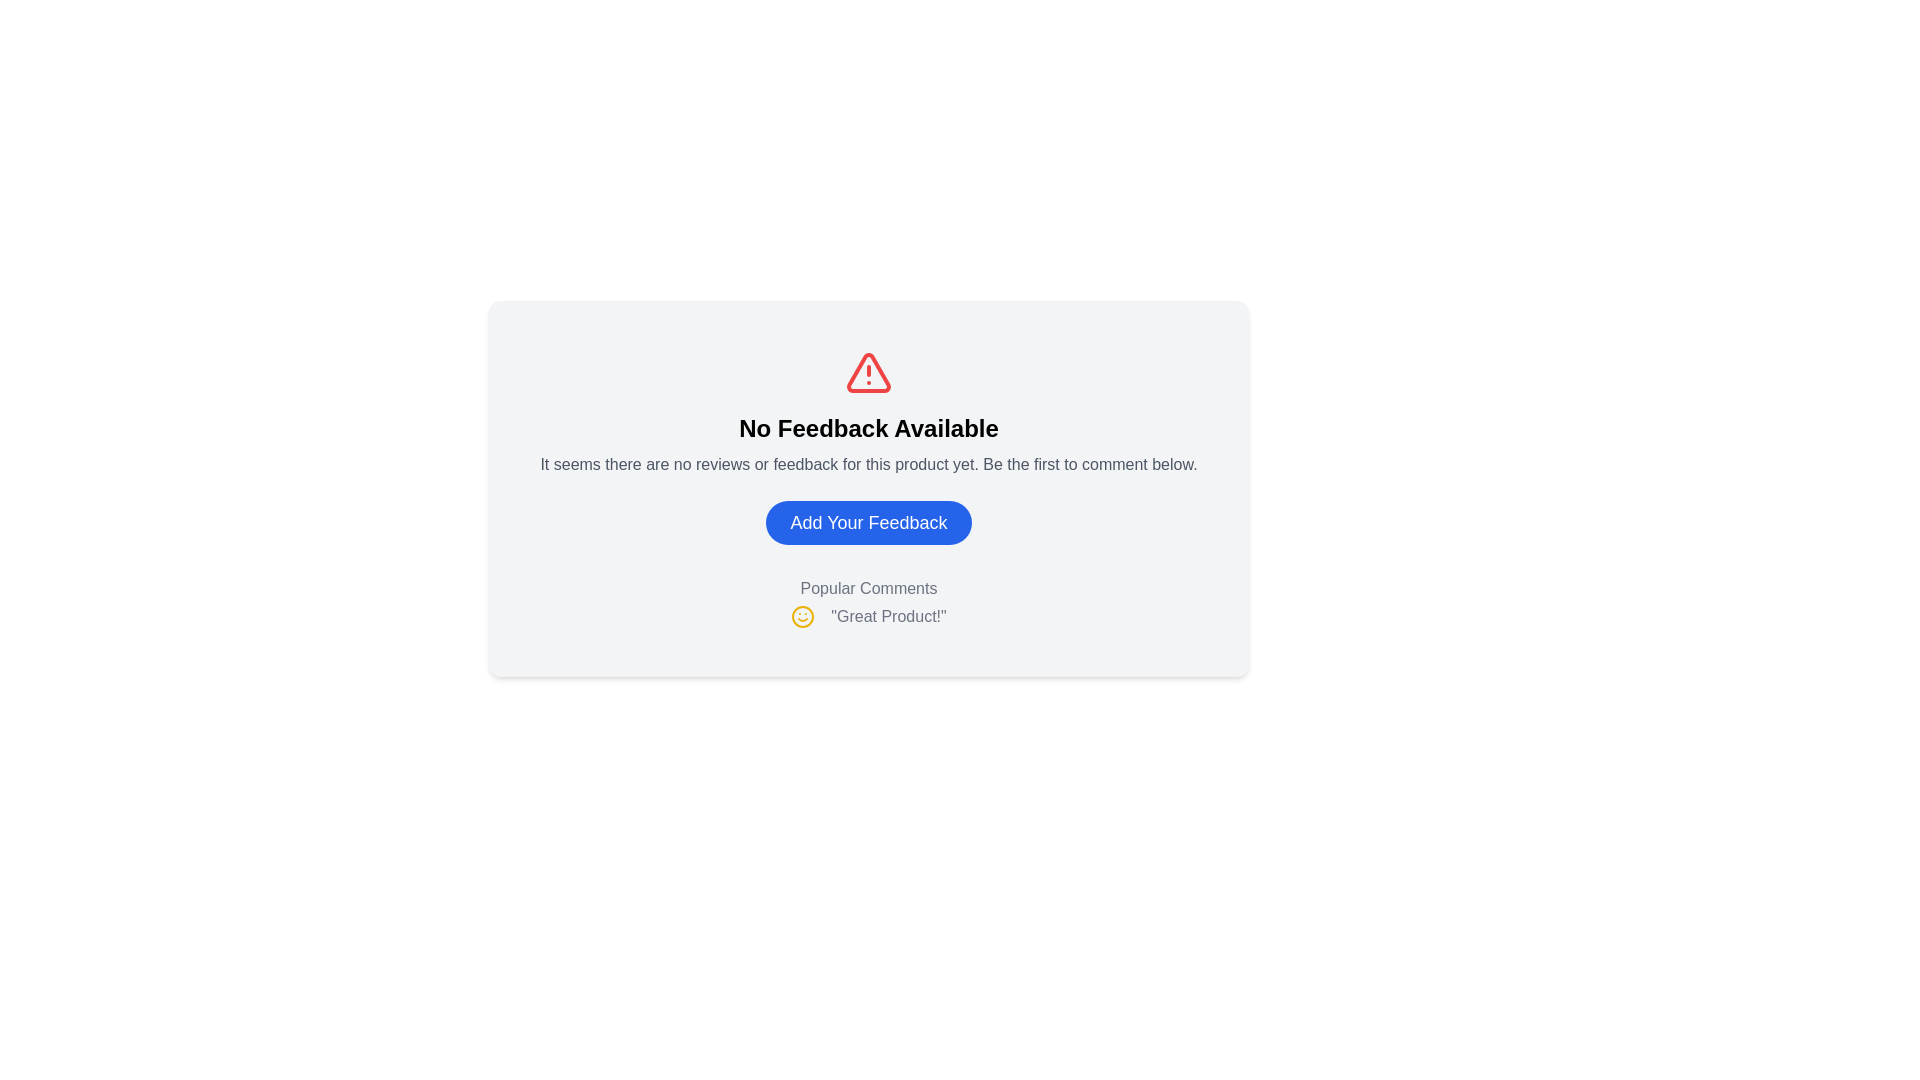  I want to click on the warning visual indicator located at the top of the light gray box, which is directly above the 'No Feedback Available' text, so click(868, 373).